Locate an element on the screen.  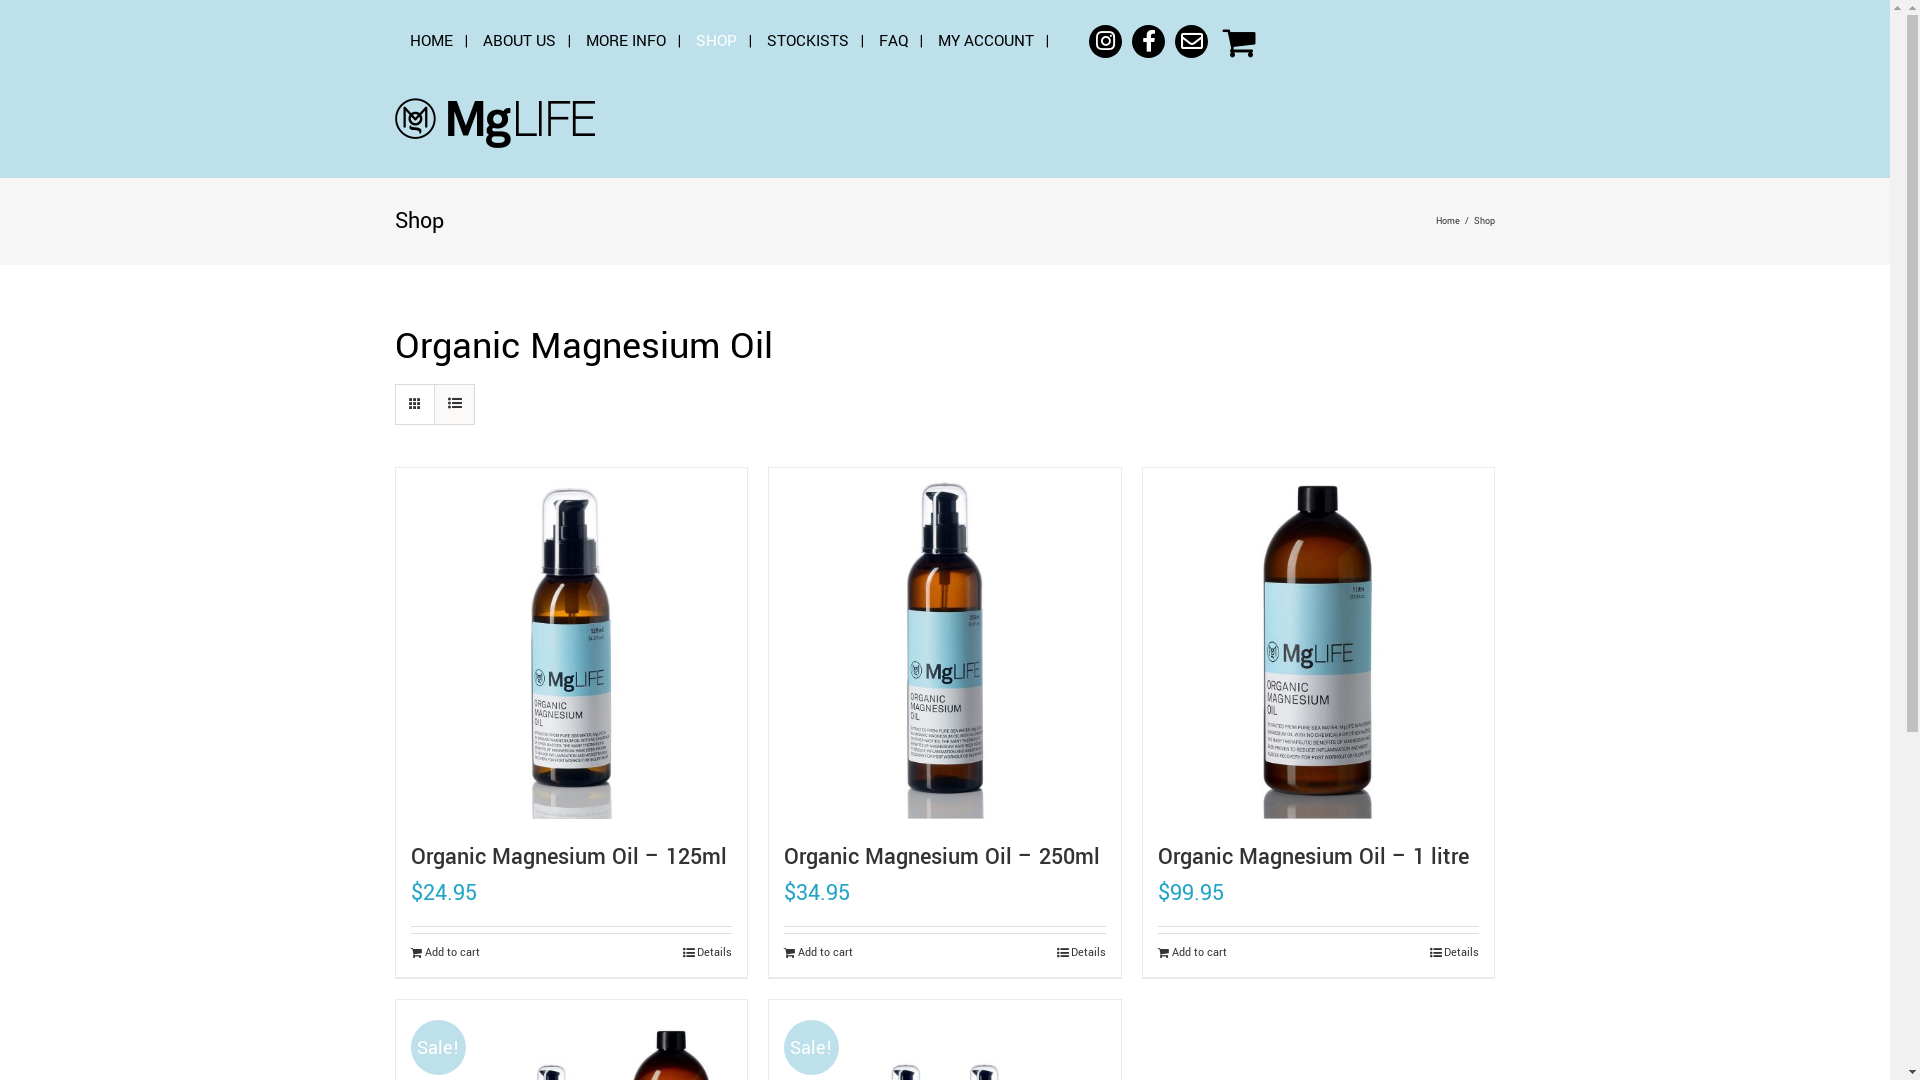
'ABOUT US' is located at coordinates (519, 41).